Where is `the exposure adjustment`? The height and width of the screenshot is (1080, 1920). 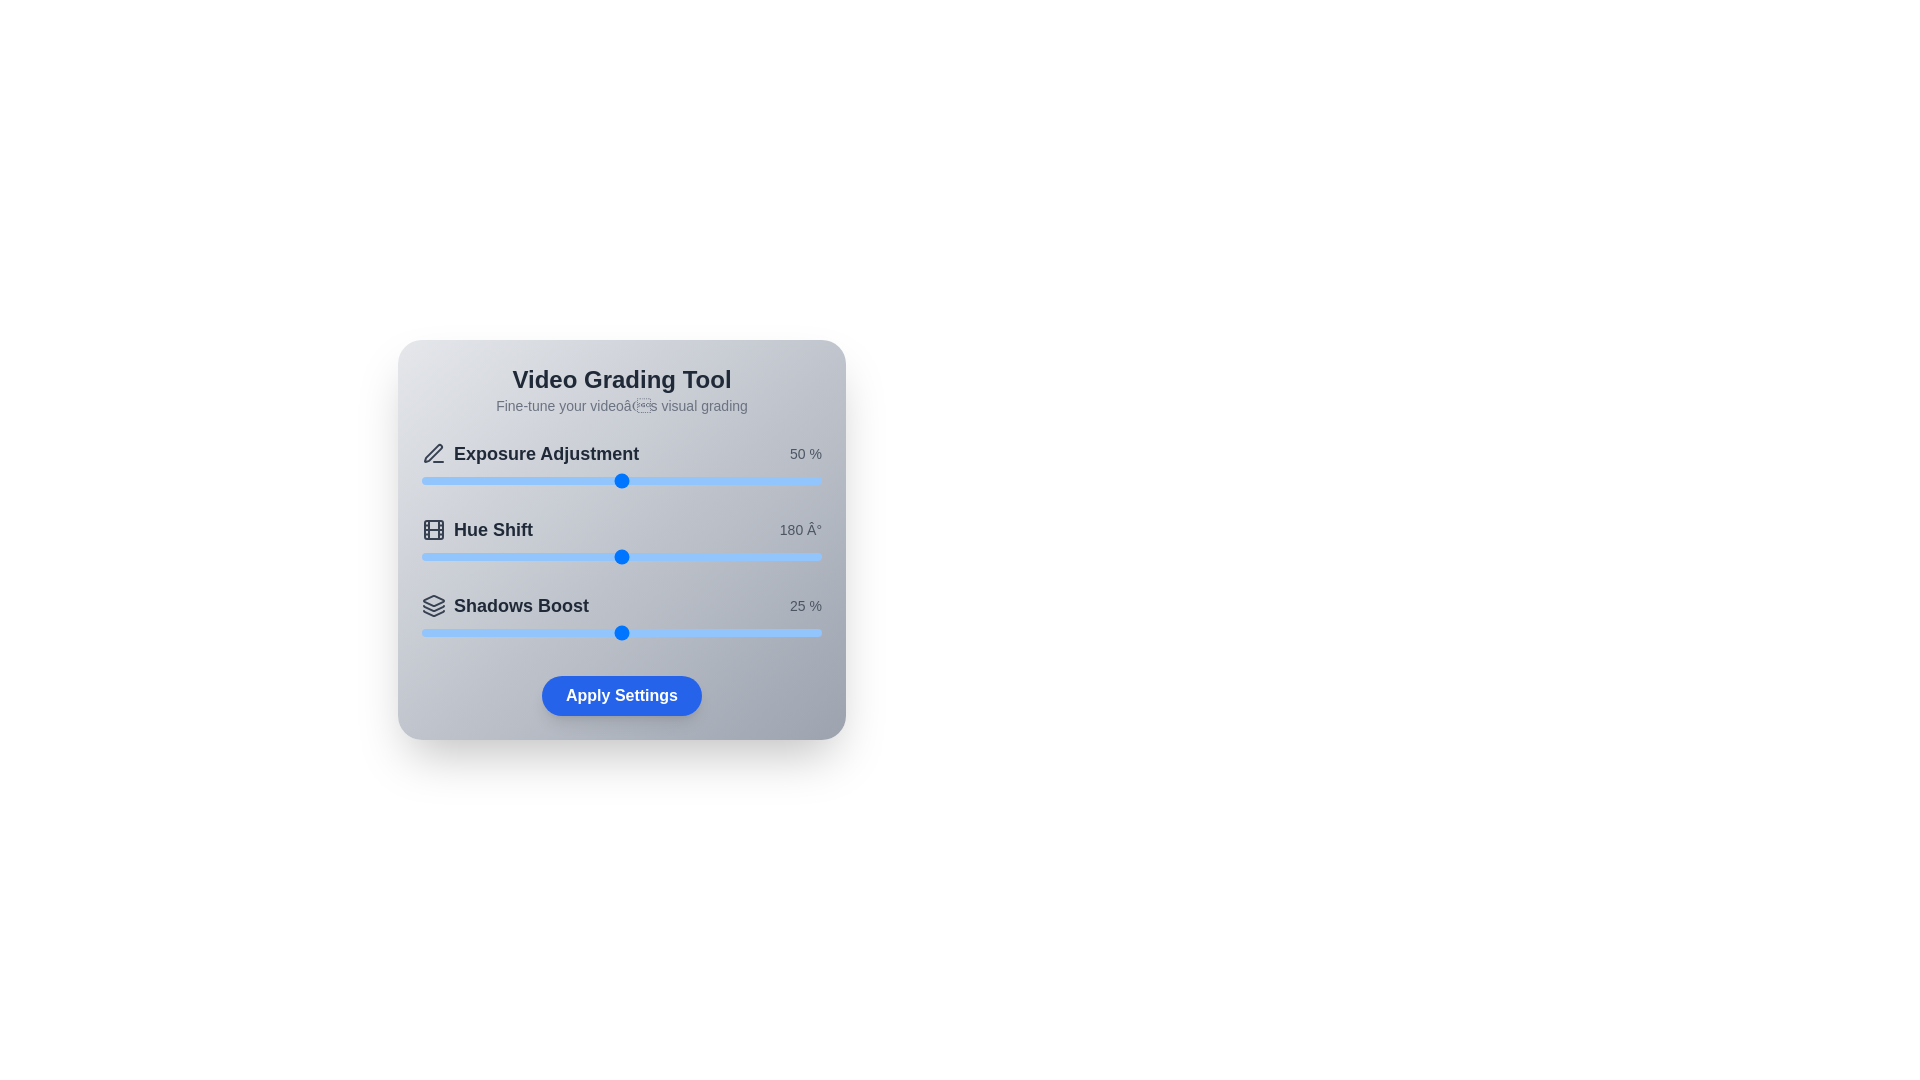 the exposure adjustment is located at coordinates (666, 481).